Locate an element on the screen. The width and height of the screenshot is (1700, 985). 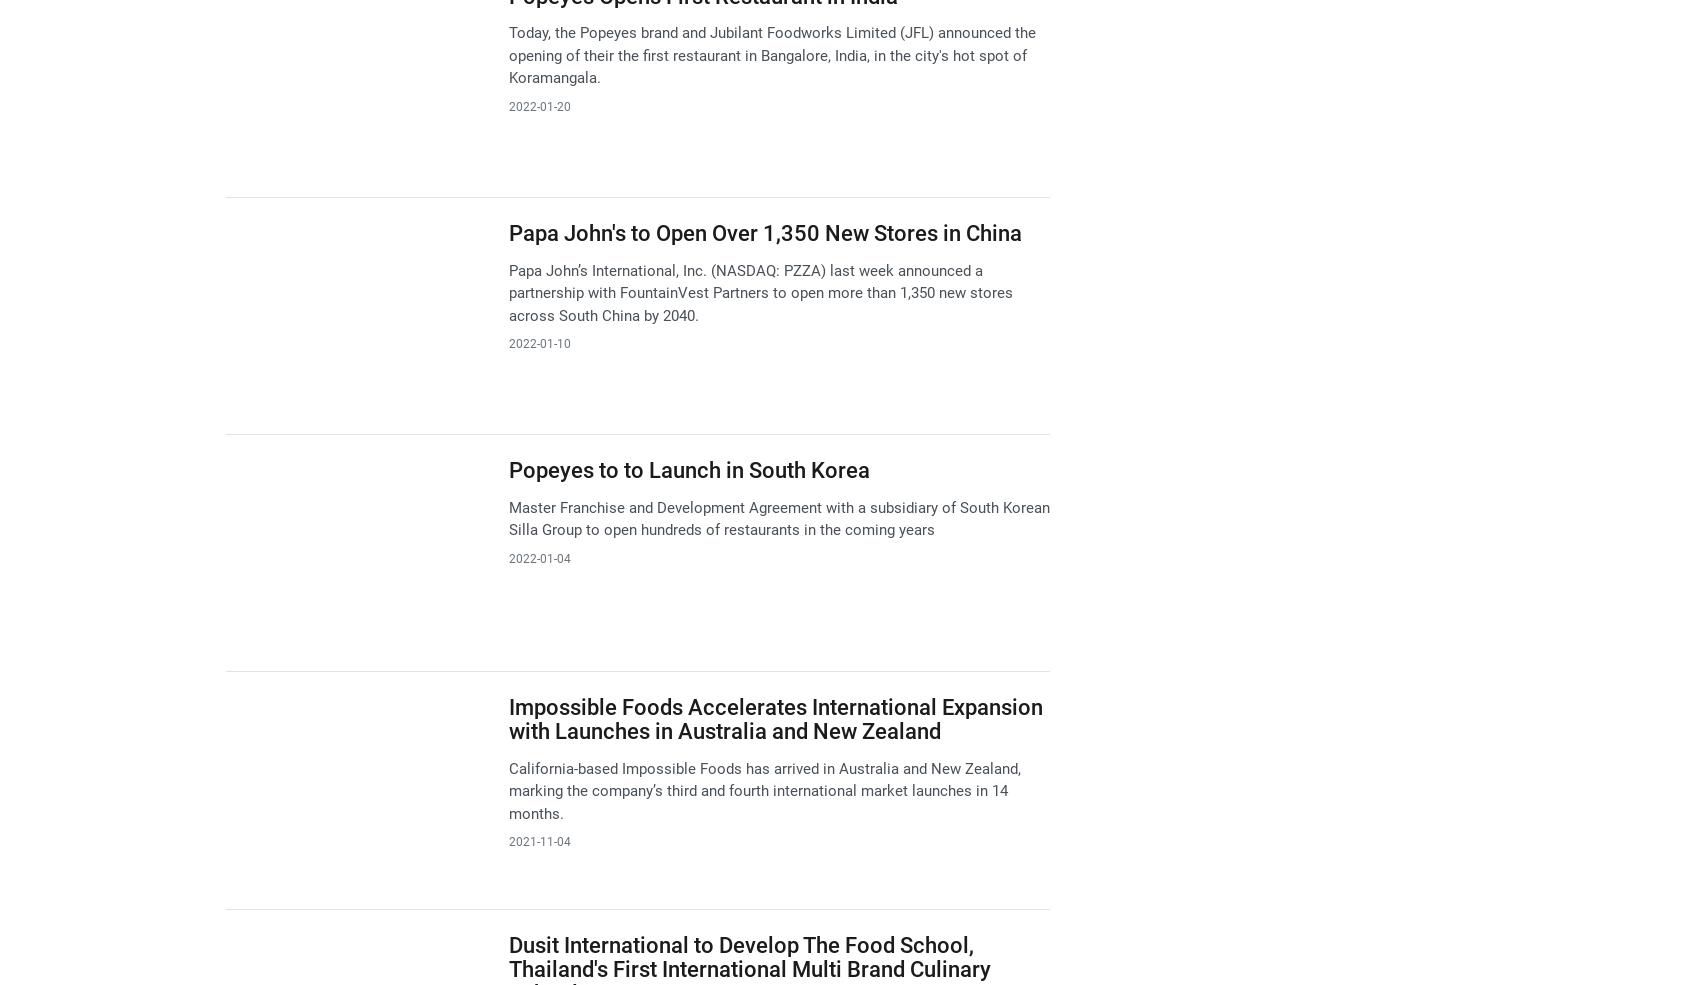
'2022-01-10' is located at coordinates (538, 343).